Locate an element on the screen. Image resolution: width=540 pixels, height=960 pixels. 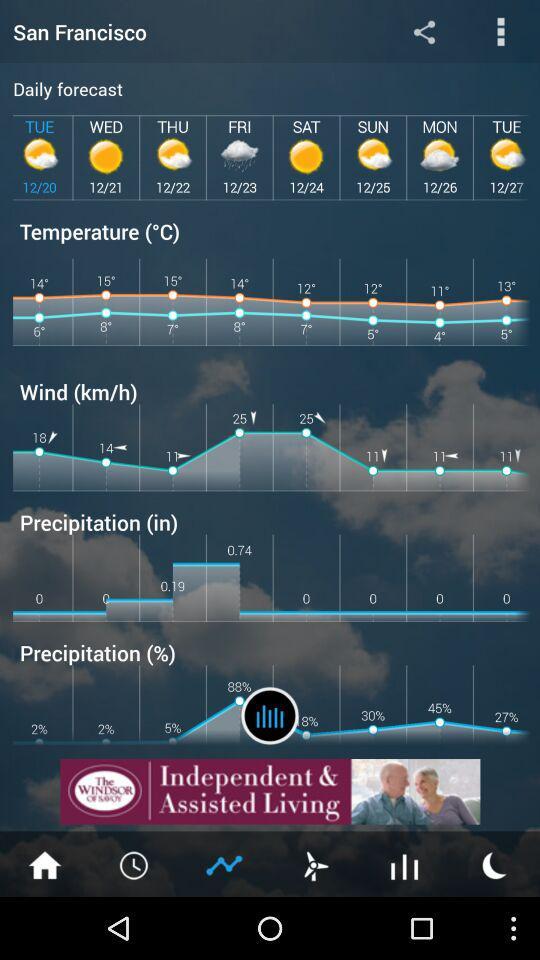
the time icon is located at coordinates (135, 925).